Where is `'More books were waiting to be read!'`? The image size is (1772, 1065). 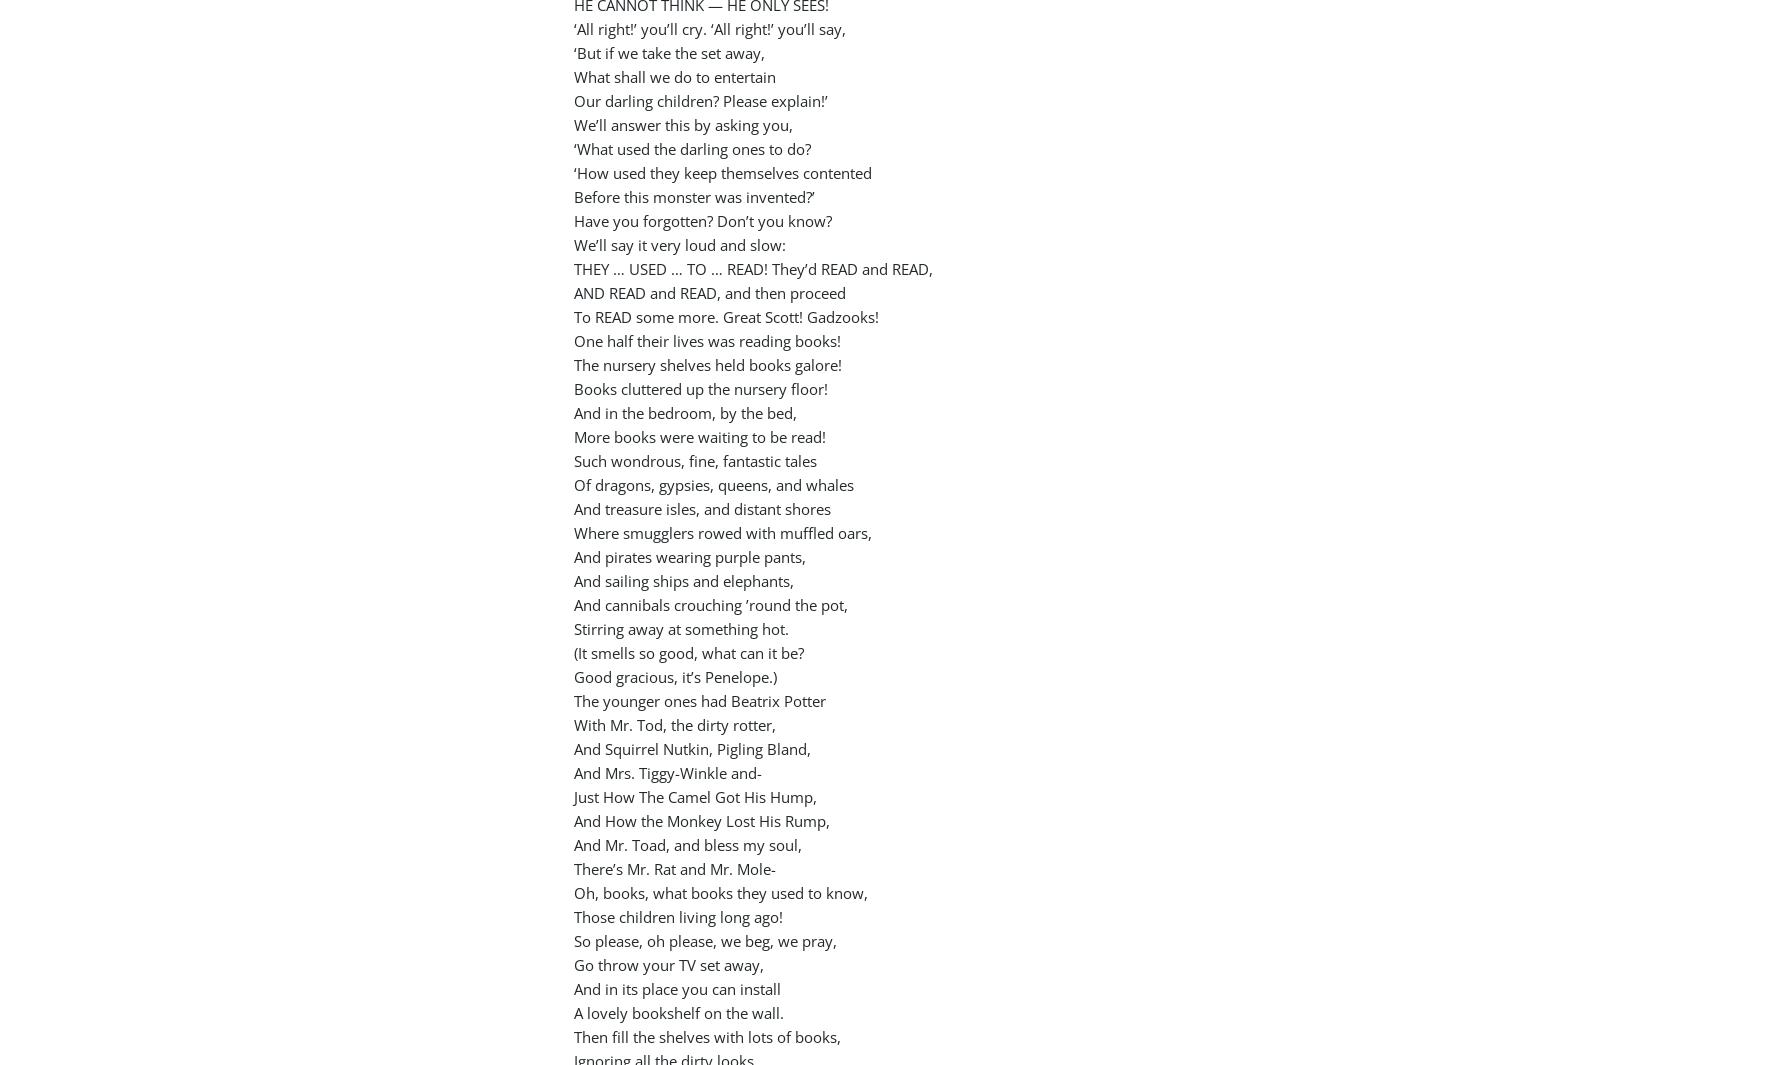
'More books were waiting to be read!' is located at coordinates (701, 435).